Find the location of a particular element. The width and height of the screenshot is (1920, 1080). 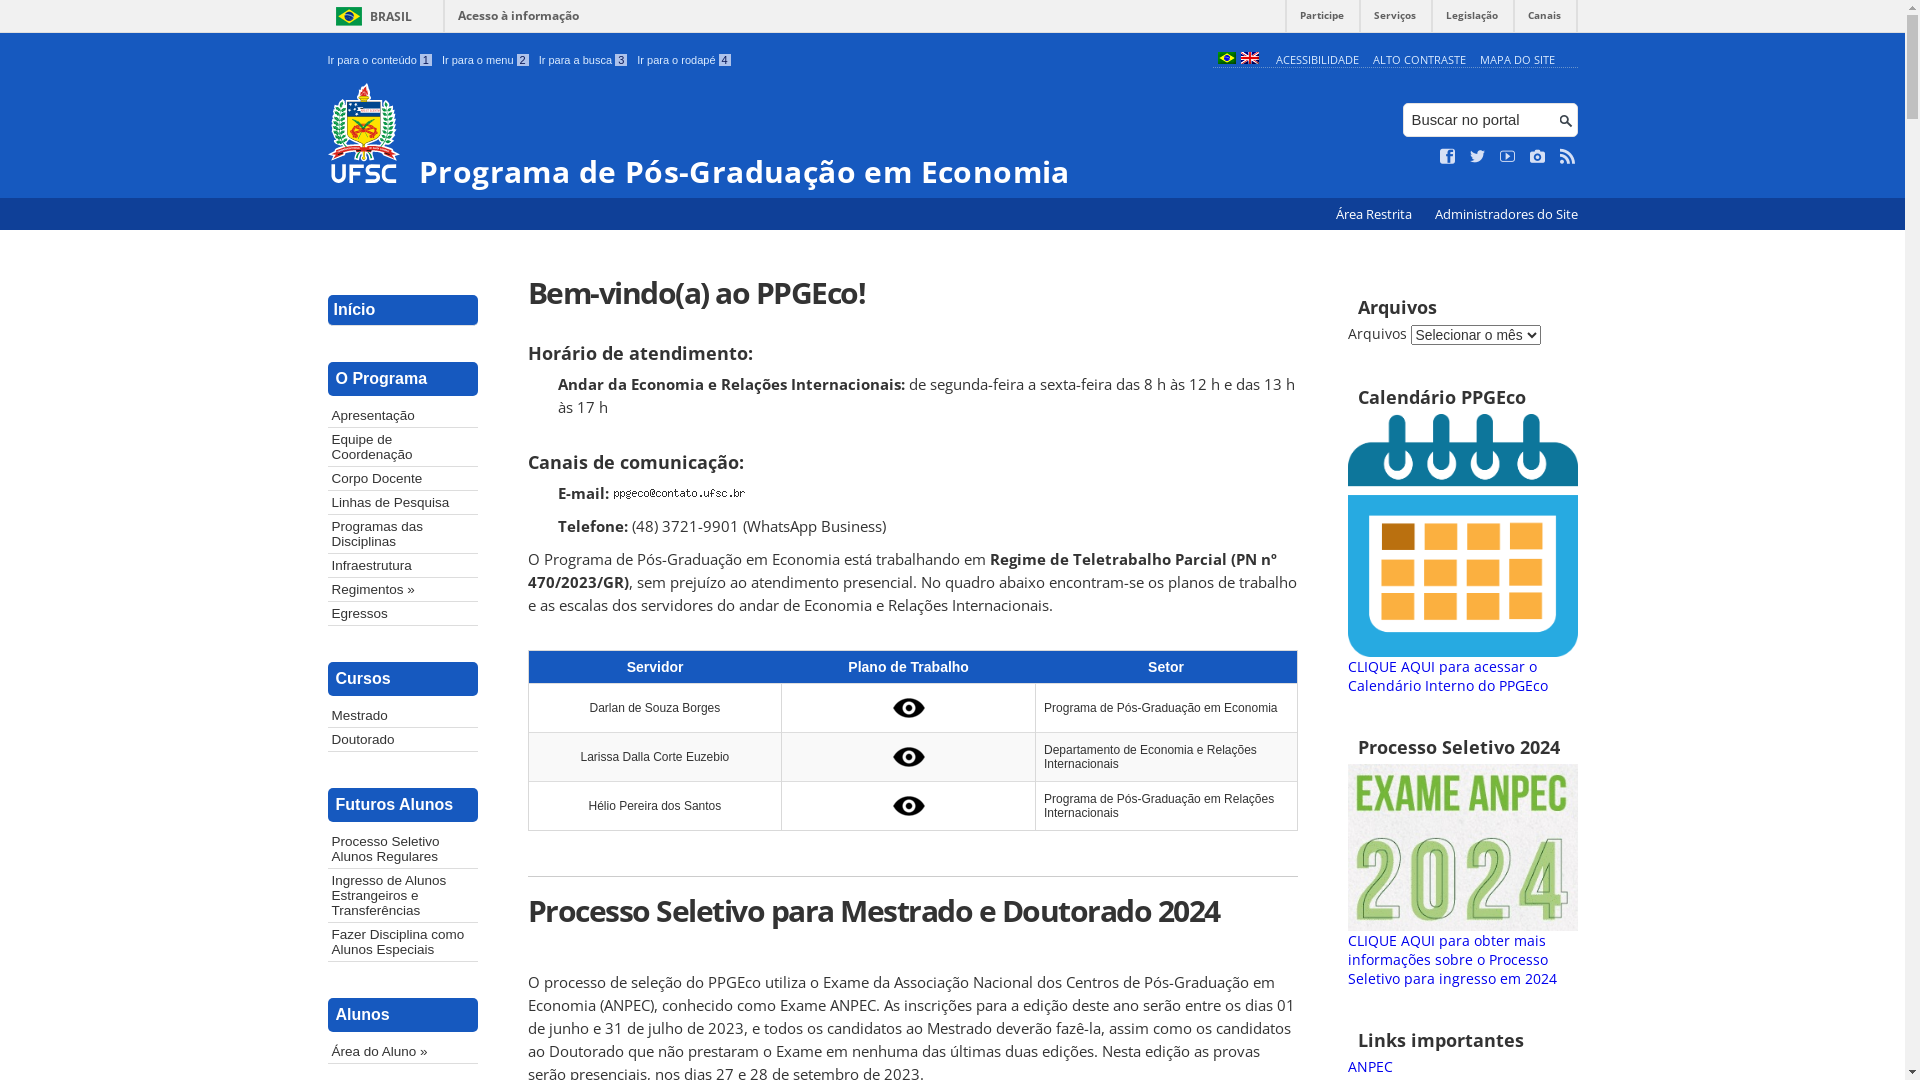

'English (en)' is located at coordinates (1247, 58).